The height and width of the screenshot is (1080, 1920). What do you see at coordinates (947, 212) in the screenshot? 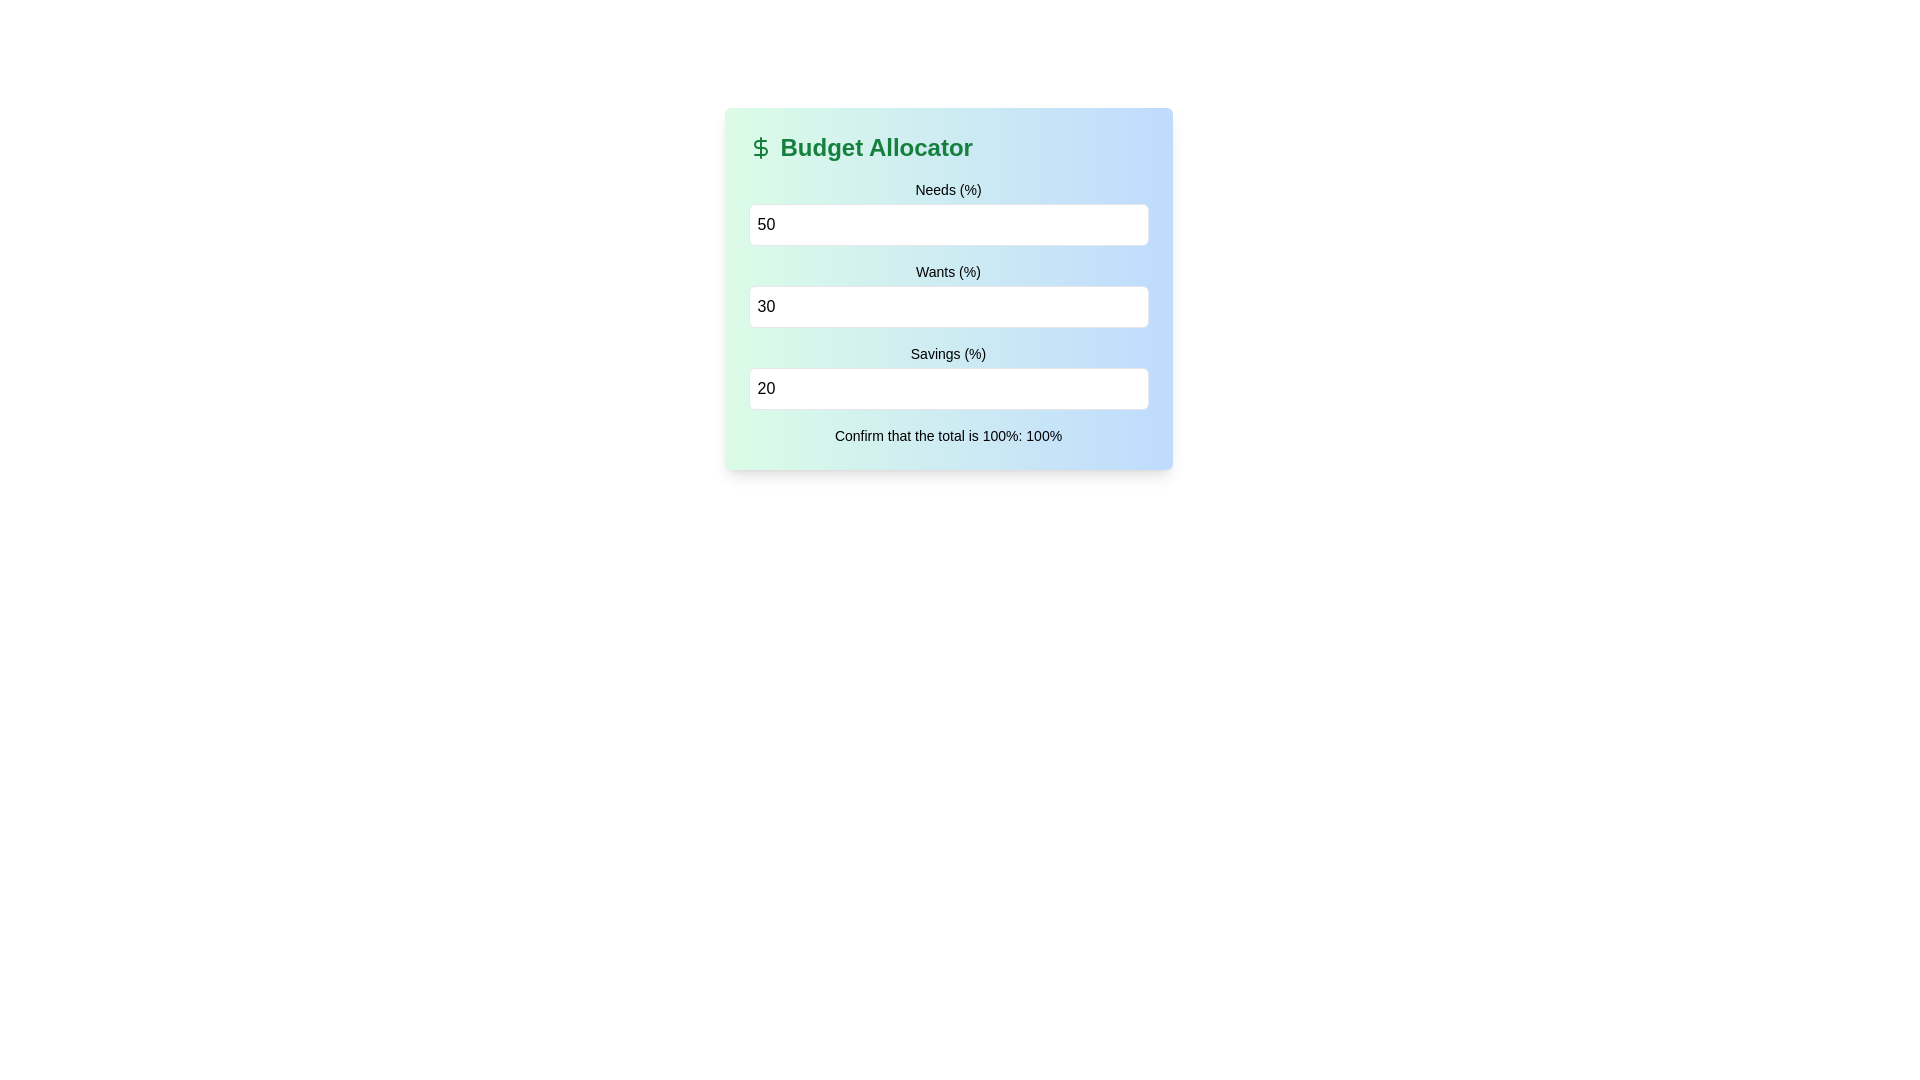
I see `on the labeled numeric input field for 'Needs (%)'` at bounding box center [947, 212].